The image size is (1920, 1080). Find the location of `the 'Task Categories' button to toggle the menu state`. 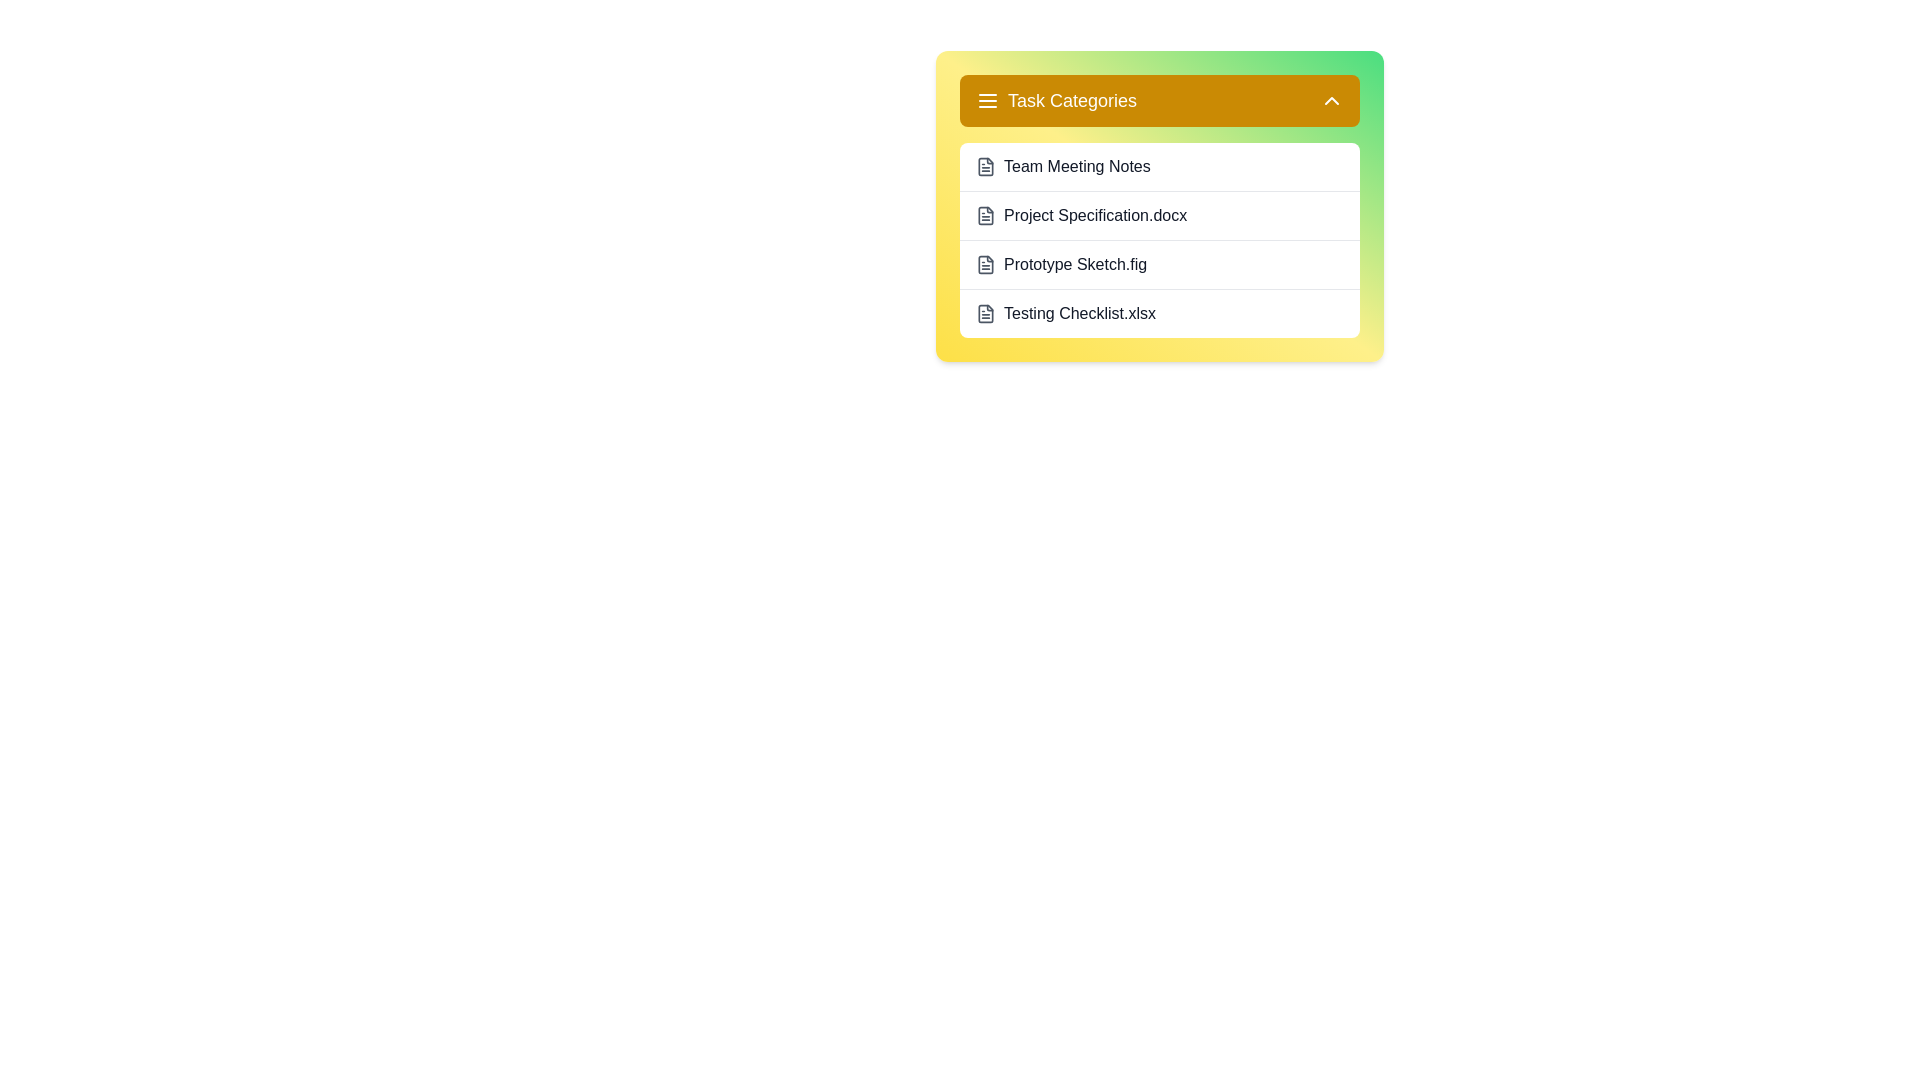

the 'Task Categories' button to toggle the menu state is located at coordinates (1160, 100).